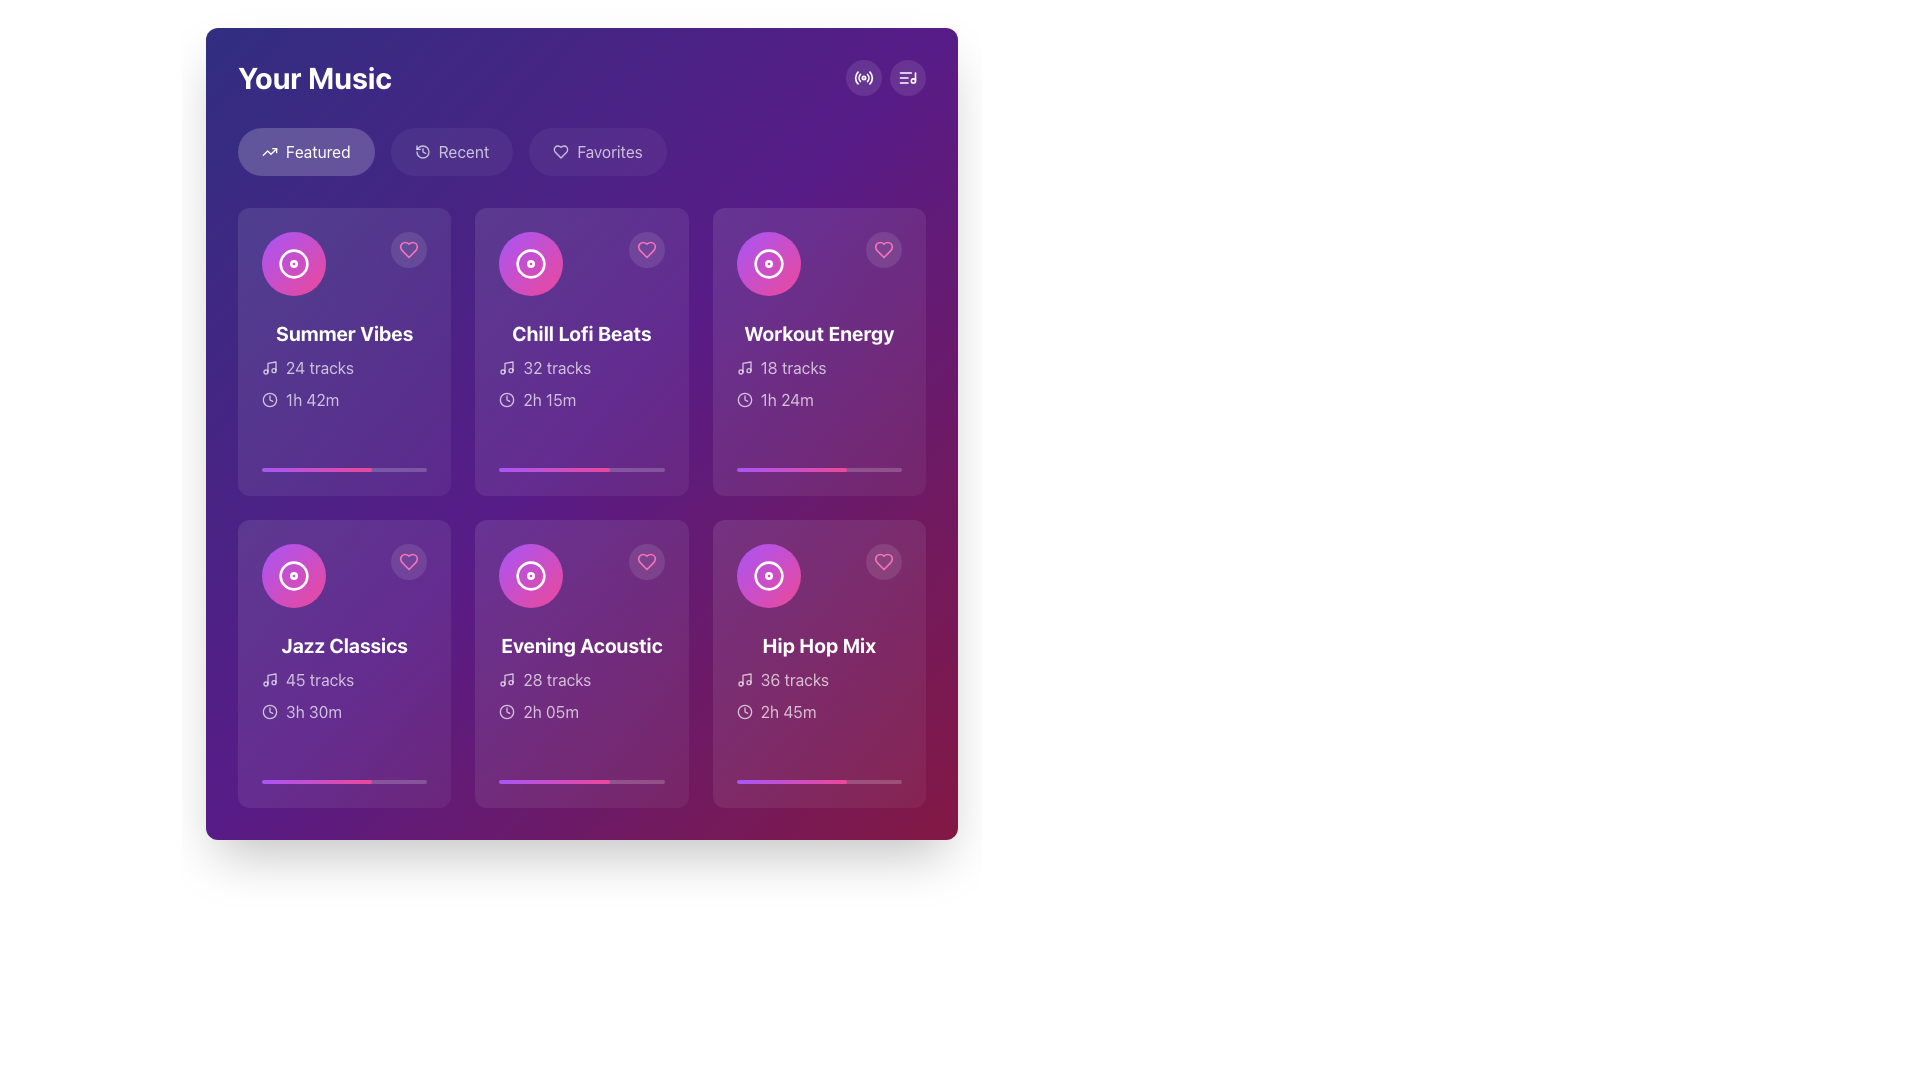  I want to click on the Information card that displays details about a specific music playlist, located in the top row of the grid layout, specifically the first card from the left in the 'Your Music' section, so click(344, 366).